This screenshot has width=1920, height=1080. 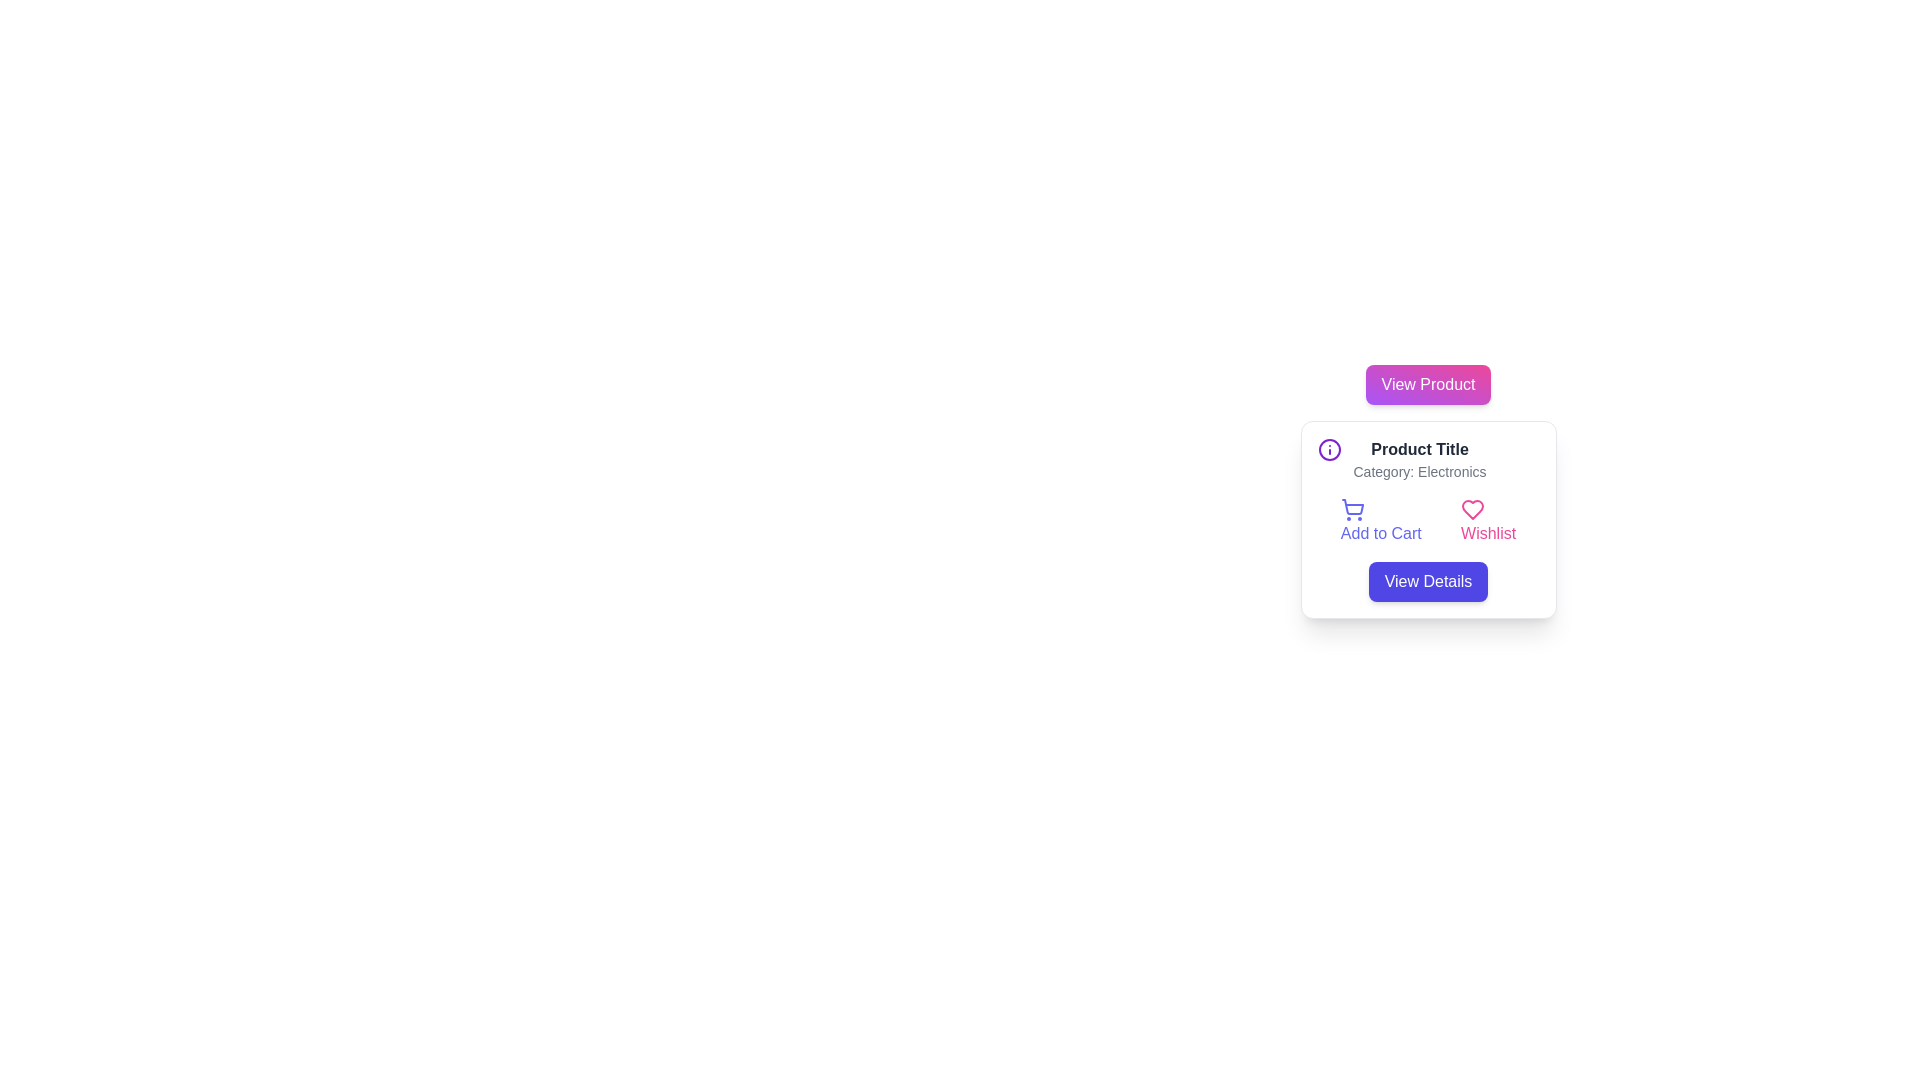 I want to click on the cart icon that represents the 'Add to Cart' functionality, located in the top left corner of the product actions card, so click(x=1352, y=508).